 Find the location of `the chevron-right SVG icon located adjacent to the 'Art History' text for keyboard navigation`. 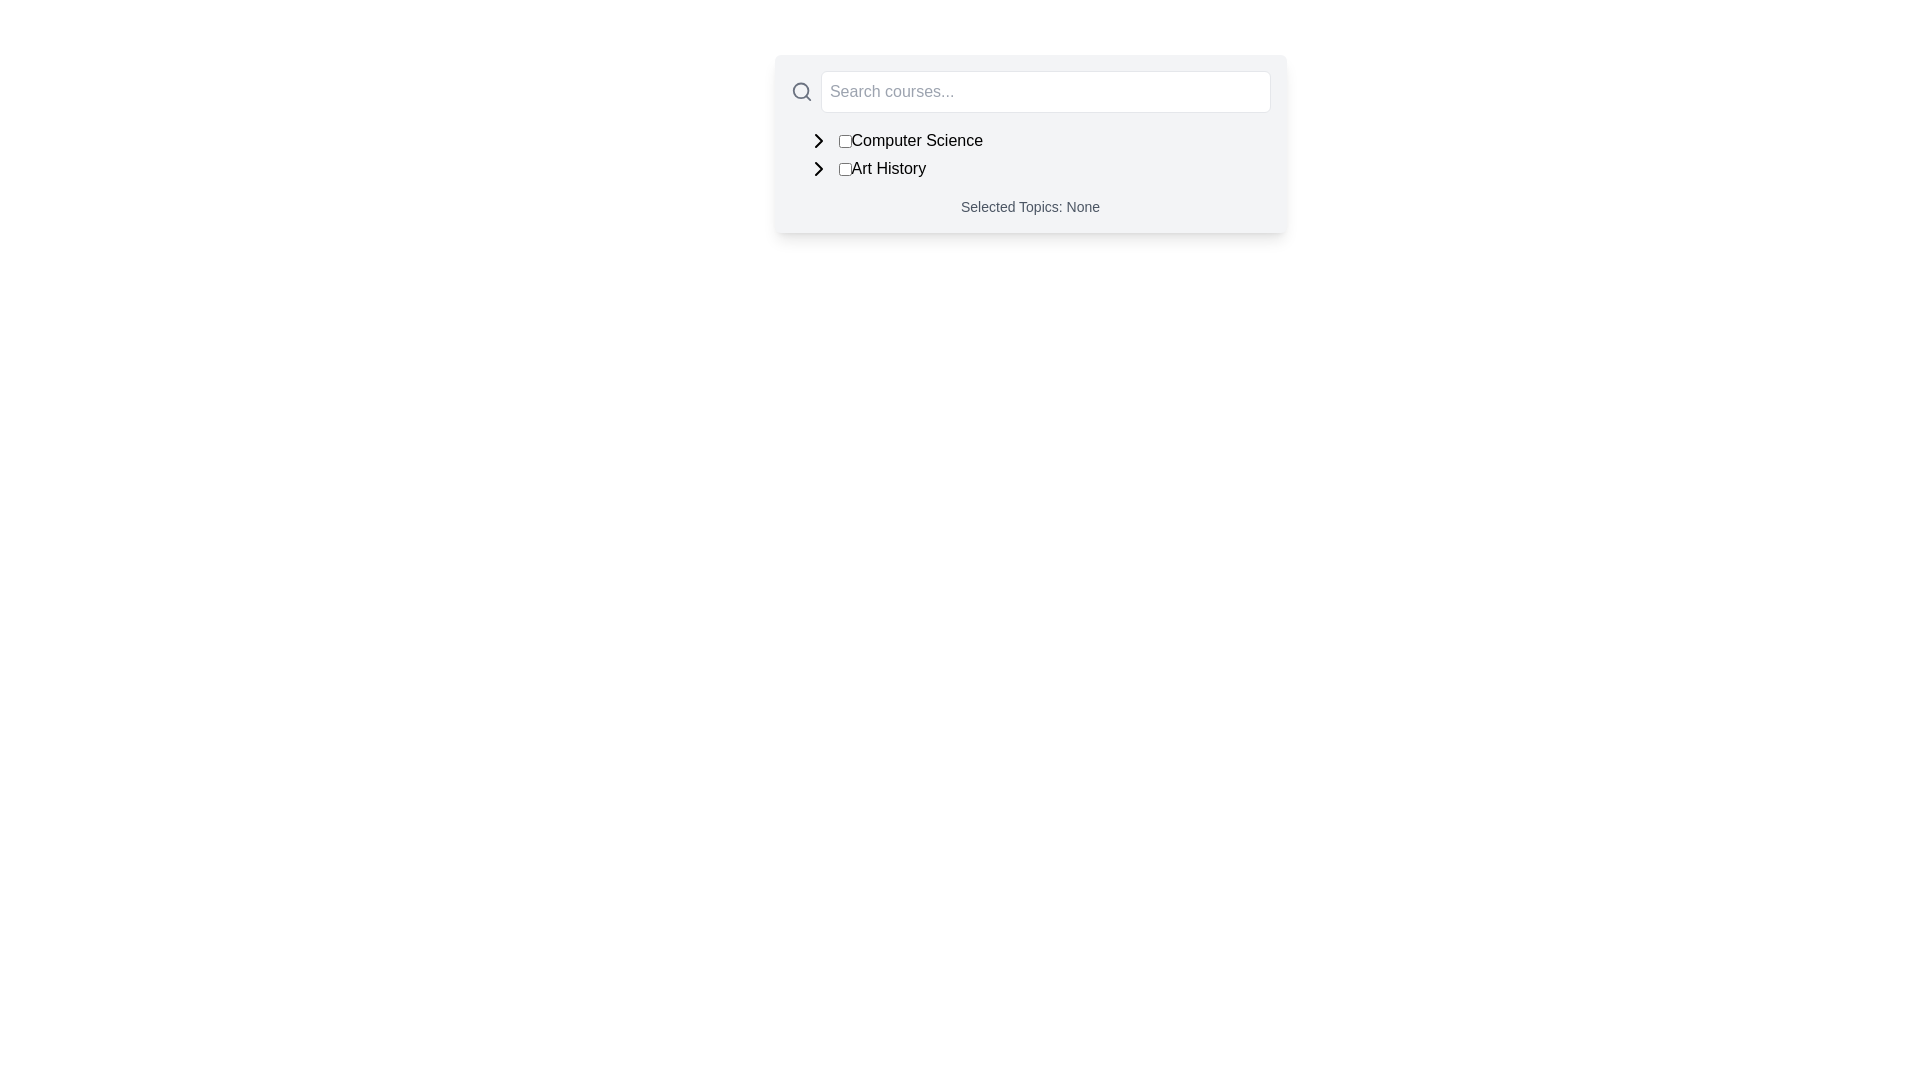

the chevron-right SVG icon located adjacent to the 'Art History' text for keyboard navigation is located at coordinates (818, 140).